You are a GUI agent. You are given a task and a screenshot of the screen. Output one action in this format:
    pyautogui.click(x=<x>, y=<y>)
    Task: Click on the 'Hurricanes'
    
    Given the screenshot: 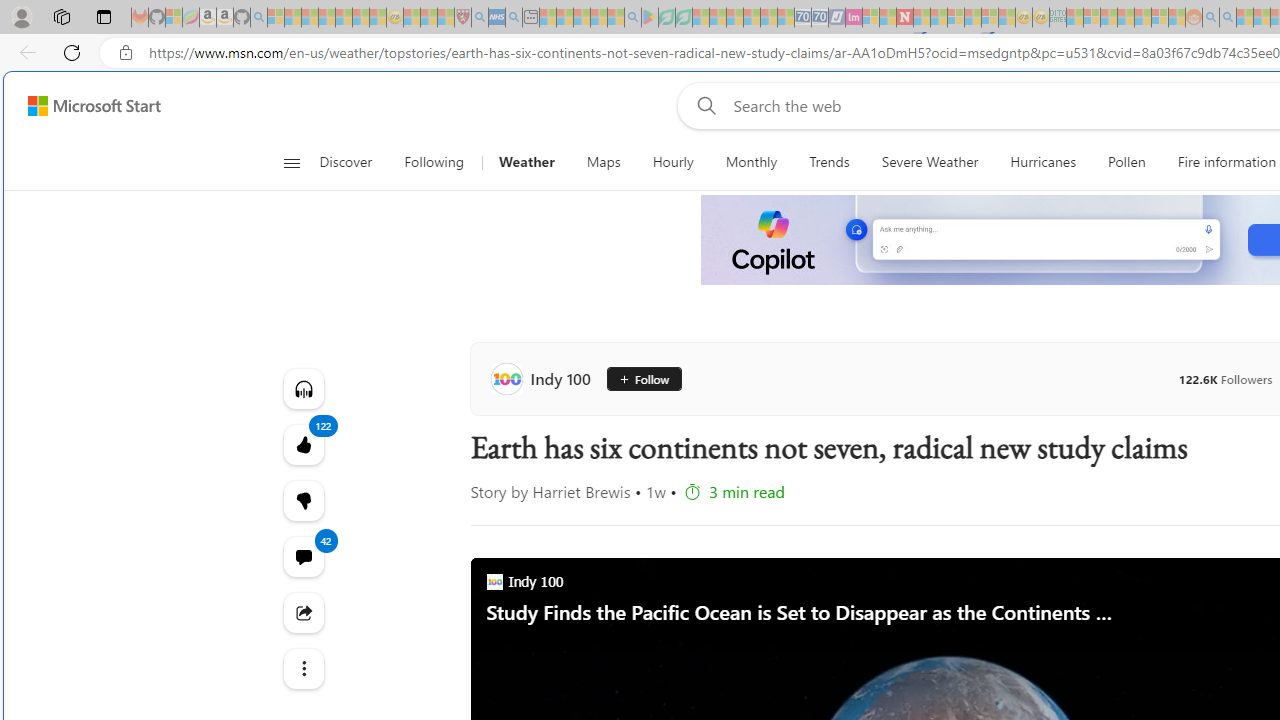 What is the action you would take?
    pyautogui.click(x=1042, y=162)
    